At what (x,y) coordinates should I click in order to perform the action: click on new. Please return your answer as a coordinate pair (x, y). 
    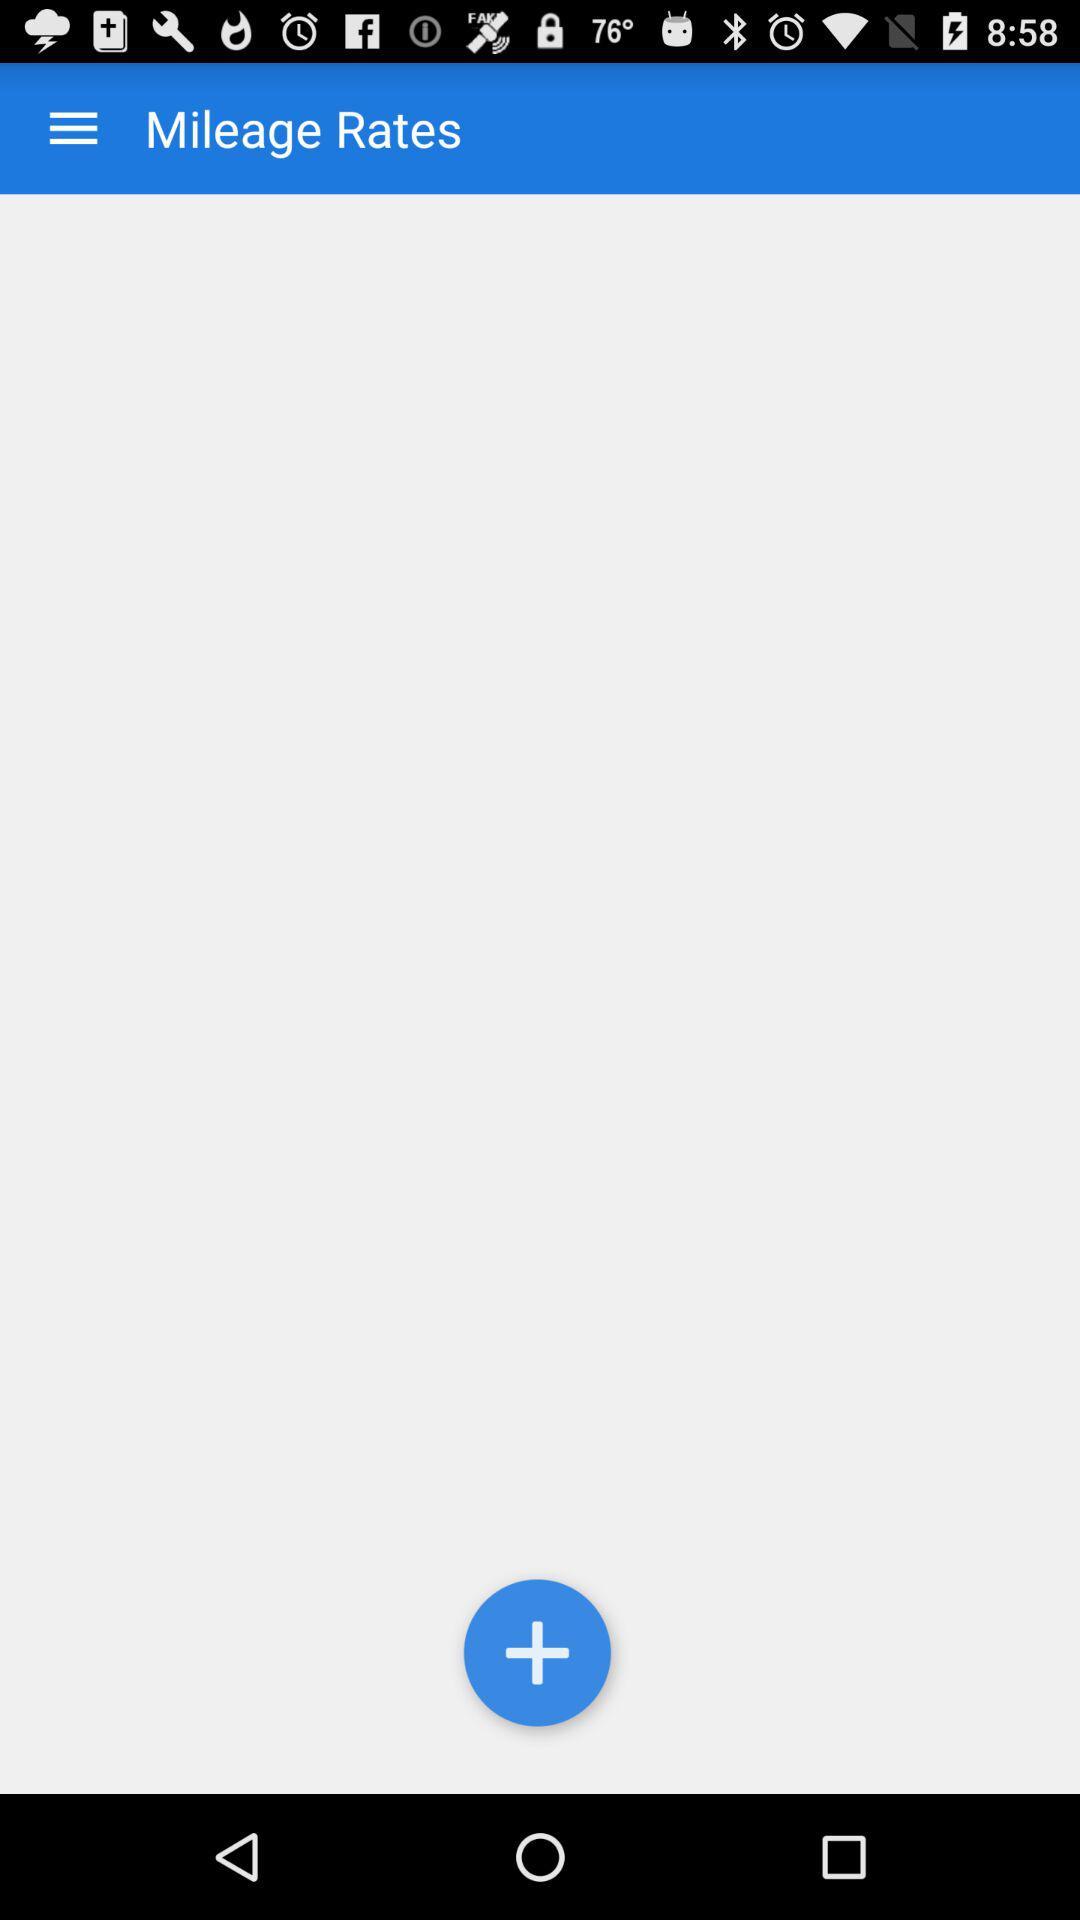
    Looking at the image, I should click on (540, 1657).